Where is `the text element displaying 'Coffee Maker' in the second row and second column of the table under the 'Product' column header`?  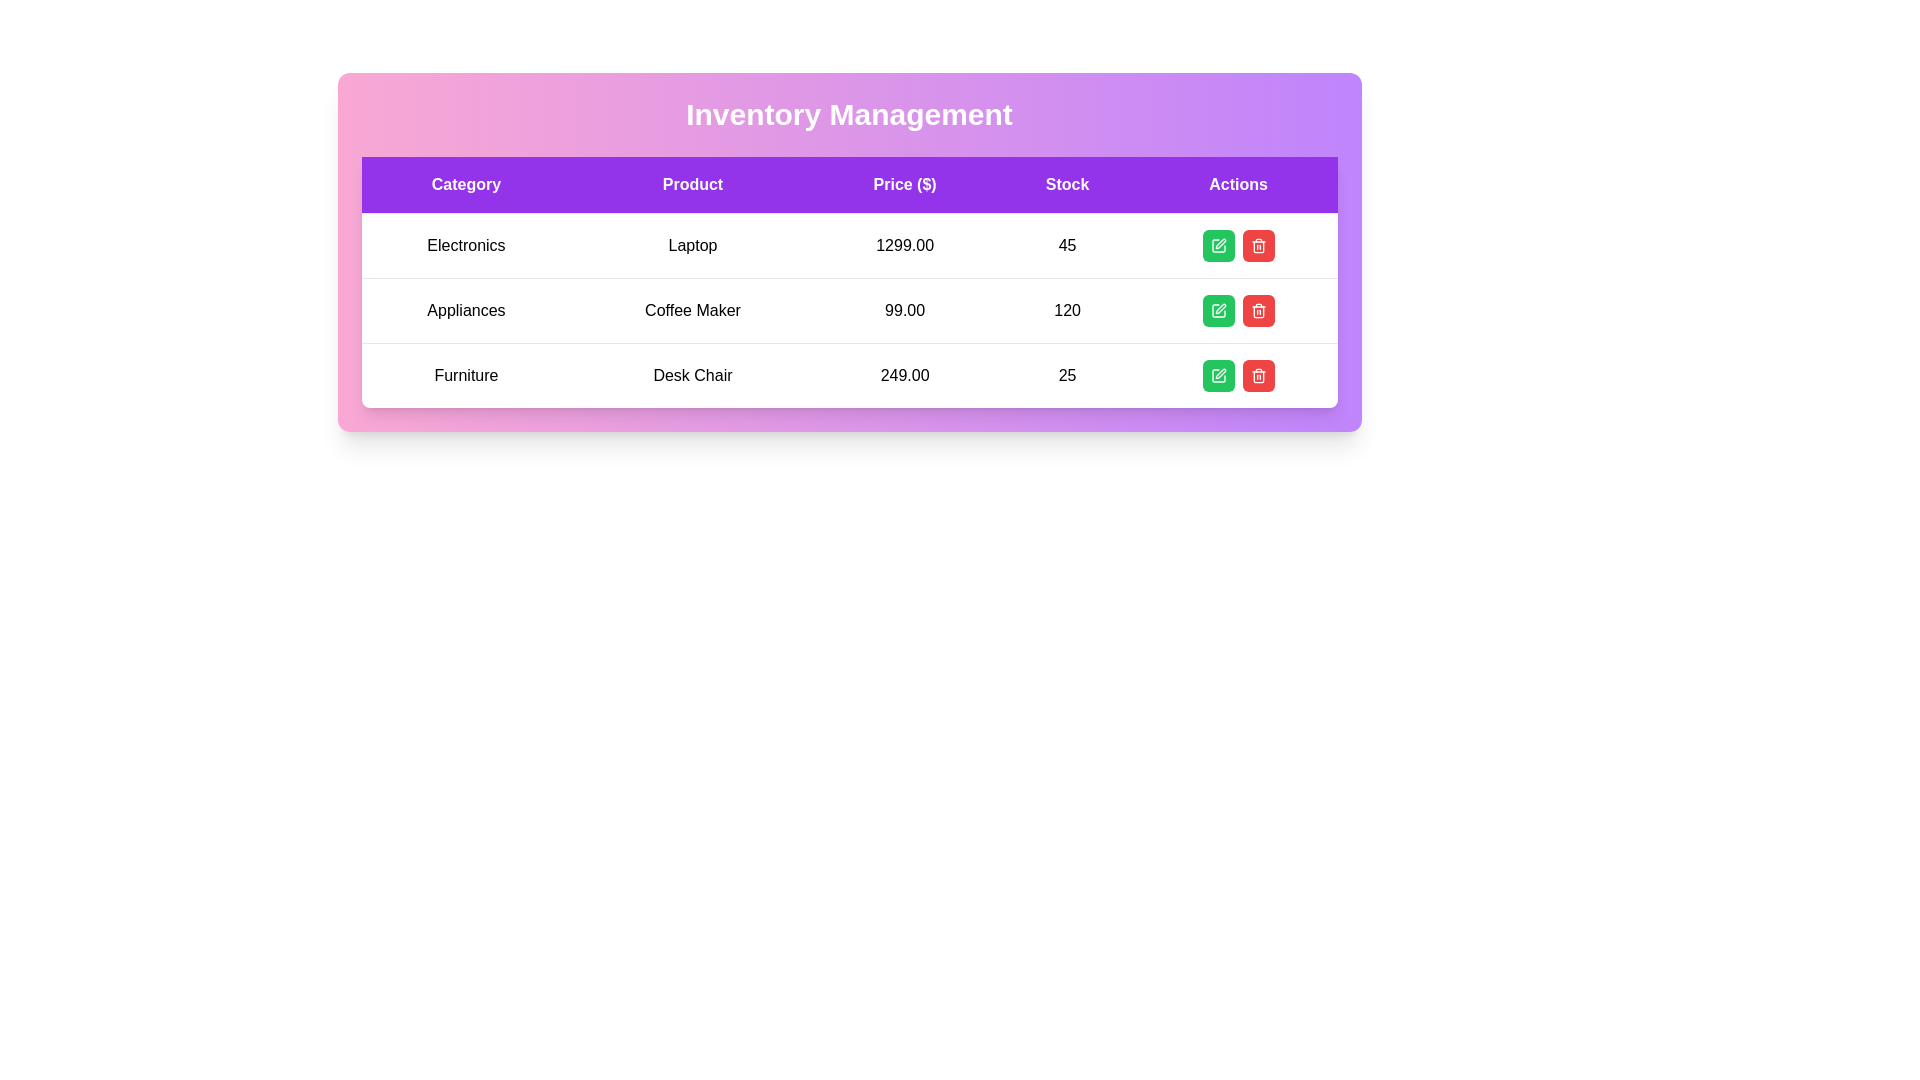
the text element displaying 'Coffee Maker' in the second row and second column of the table under the 'Product' column header is located at coordinates (692, 311).